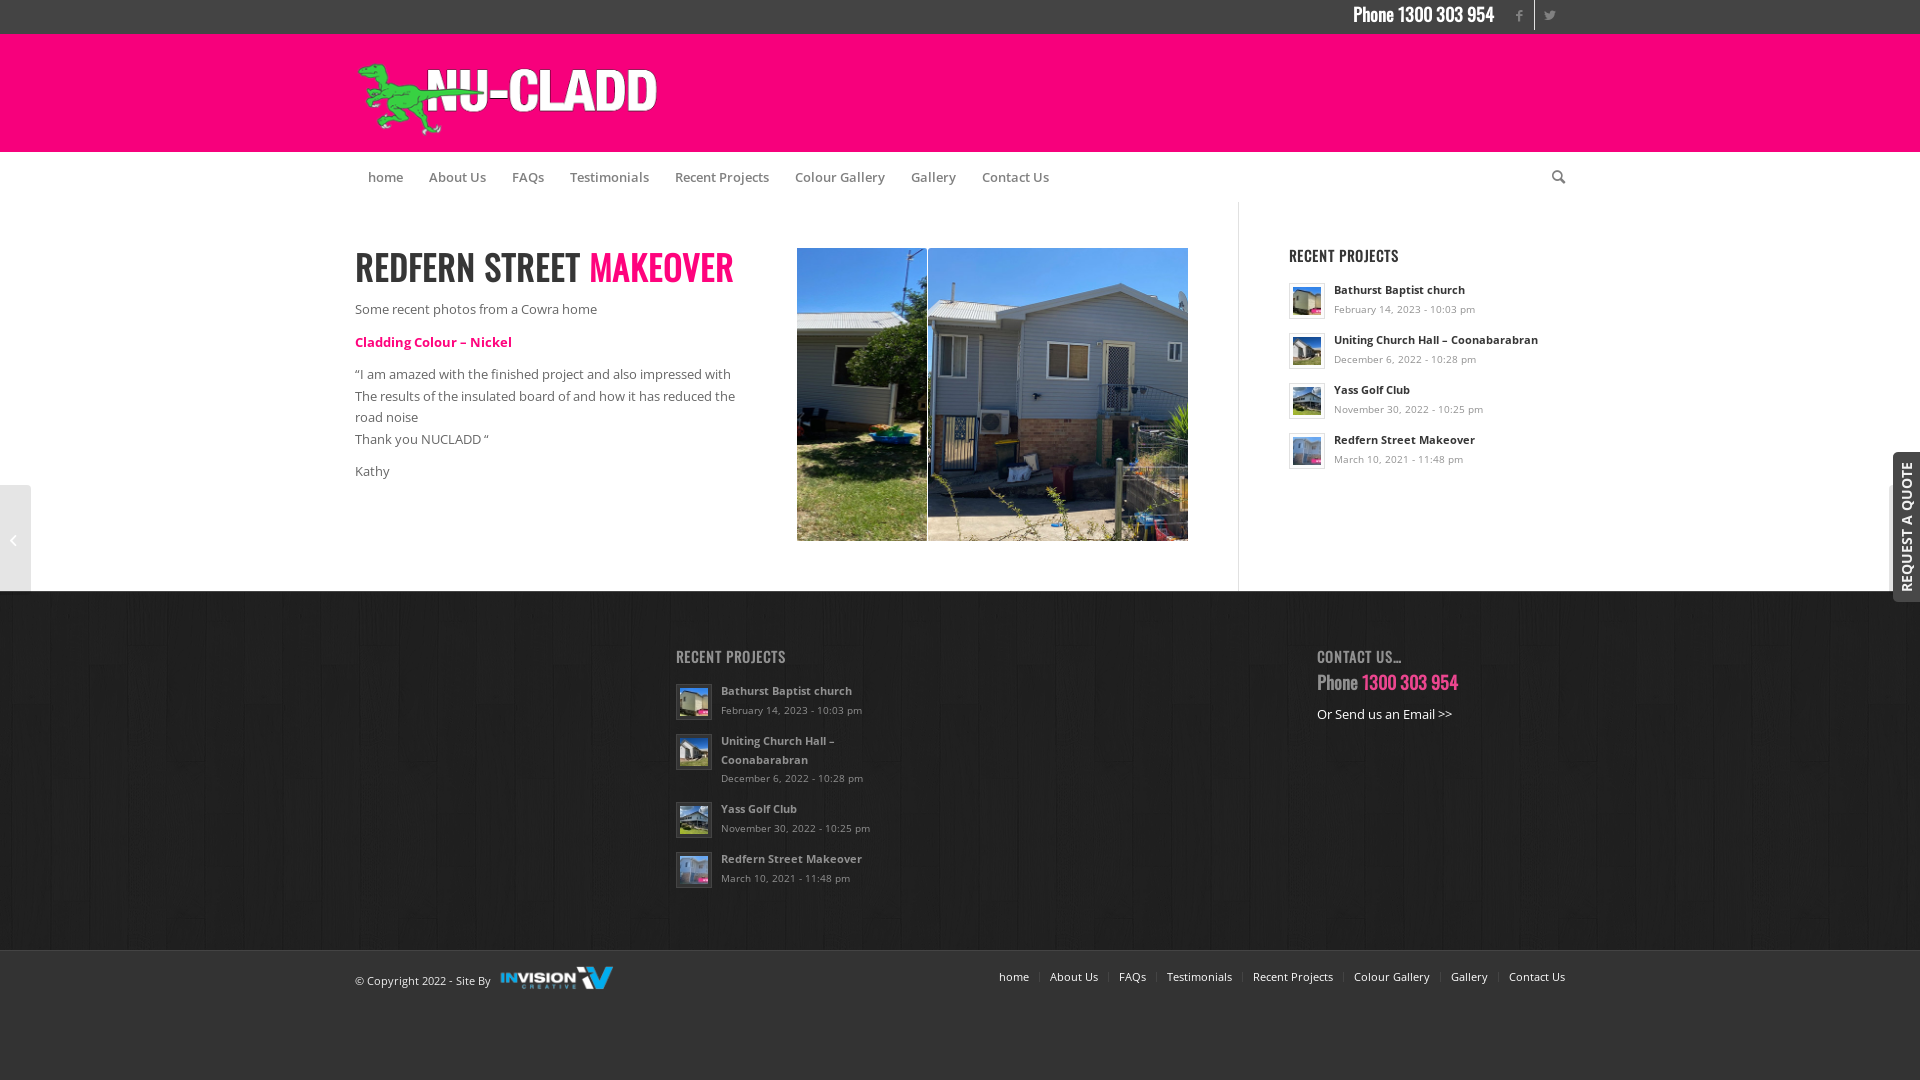  I want to click on 'Contact Us', so click(1015, 176).